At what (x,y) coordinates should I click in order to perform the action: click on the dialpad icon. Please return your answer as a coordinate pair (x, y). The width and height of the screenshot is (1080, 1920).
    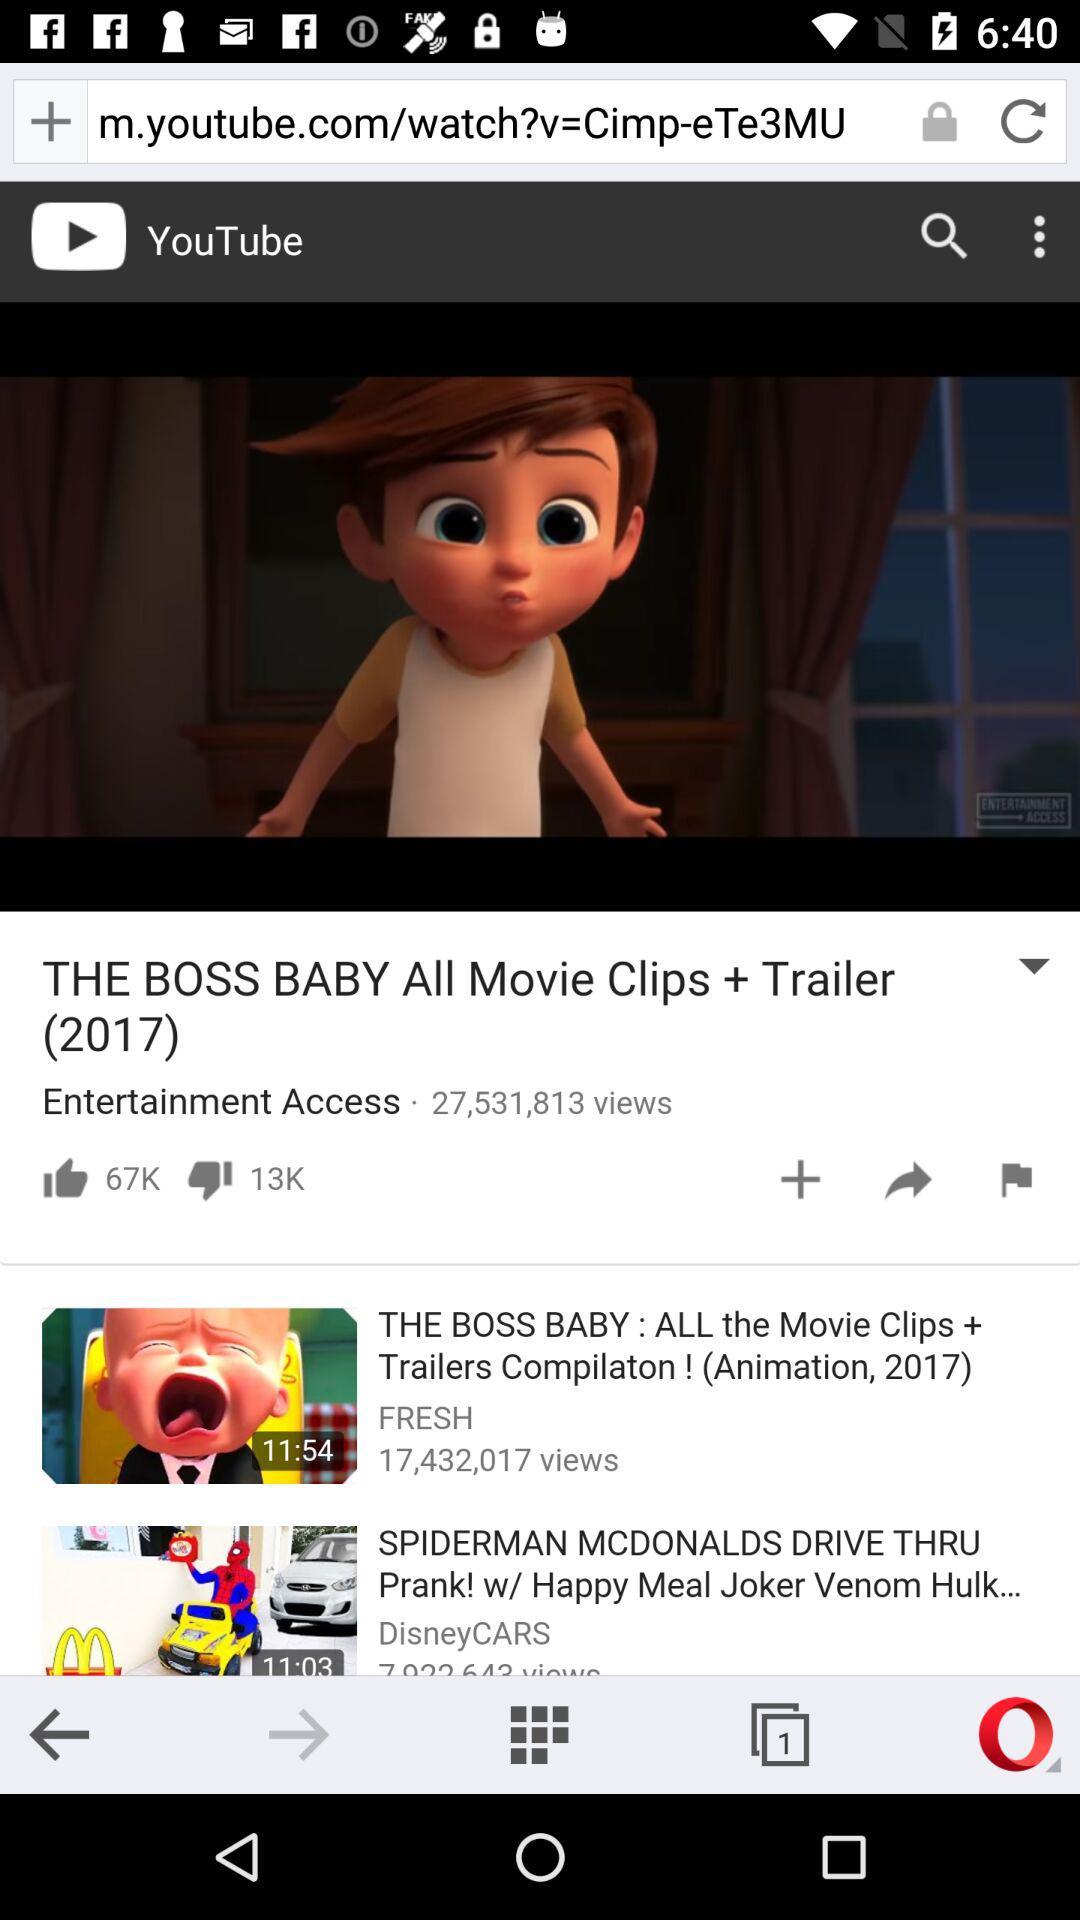
    Looking at the image, I should click on (538, 1733).